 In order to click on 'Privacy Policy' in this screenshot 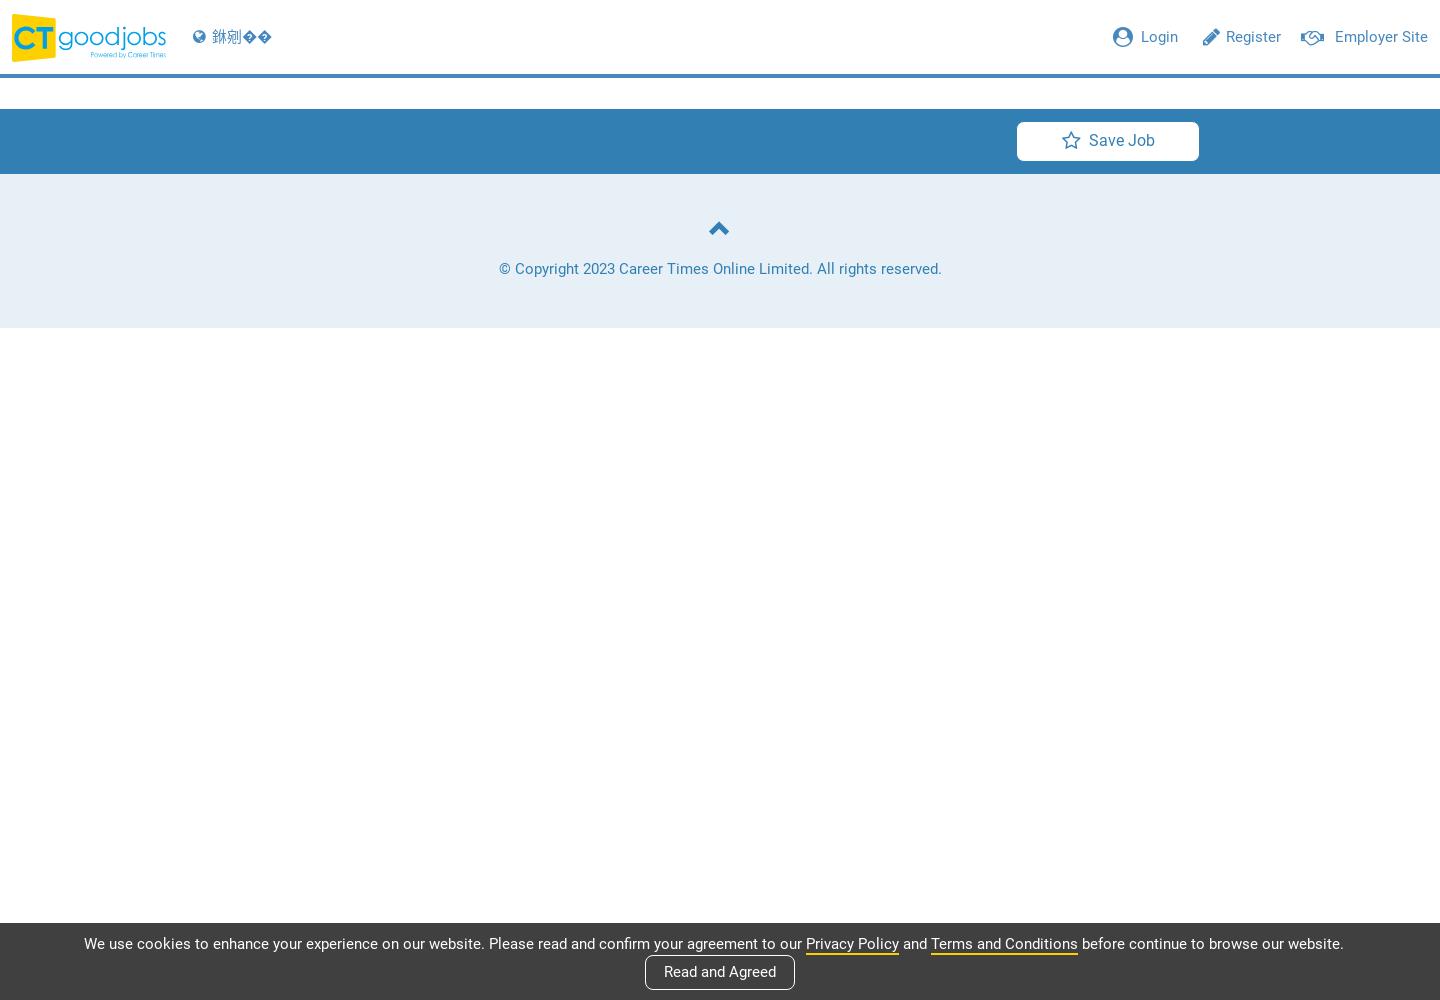, I will do `click(851, 942)`.